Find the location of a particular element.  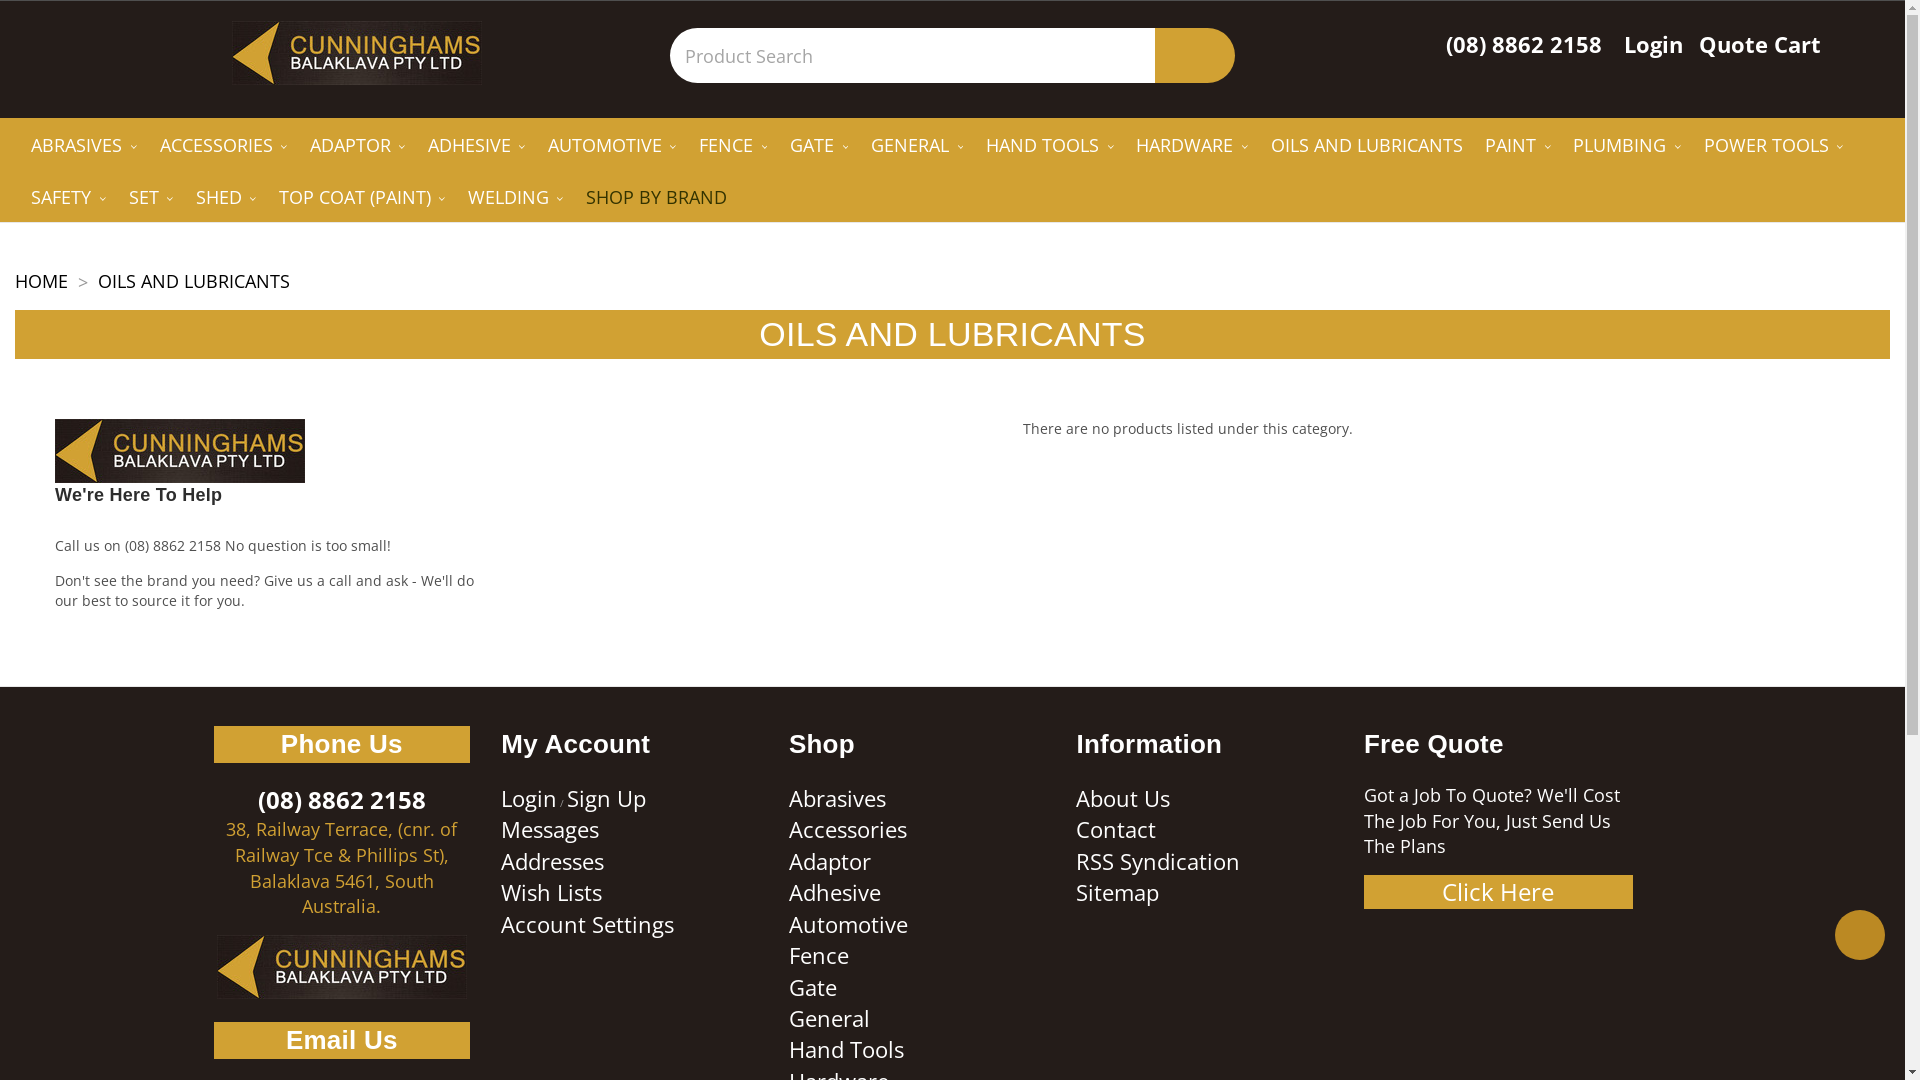

'About Us' is located at coordinates (1074, 797).